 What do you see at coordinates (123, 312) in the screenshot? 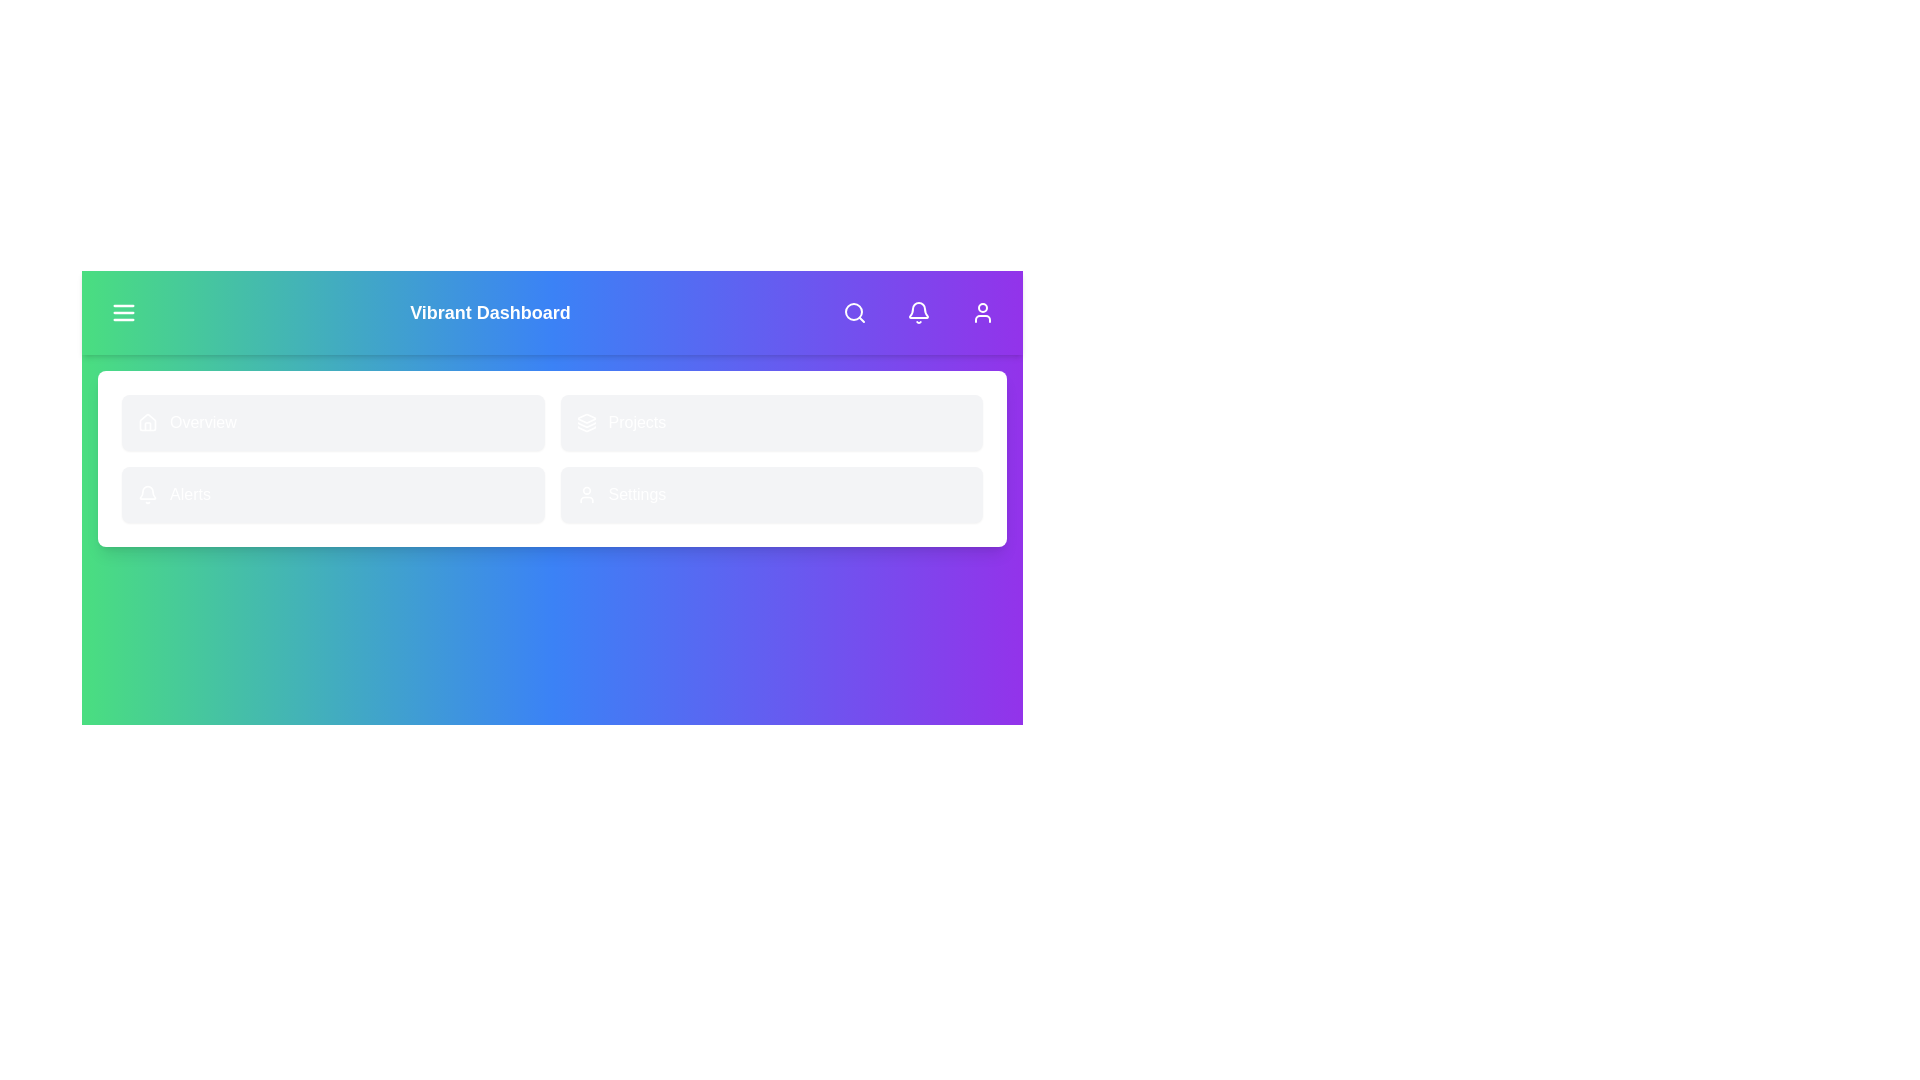
I see `the menu button to toggle the menu visibility` at bounding box center [123, 312].